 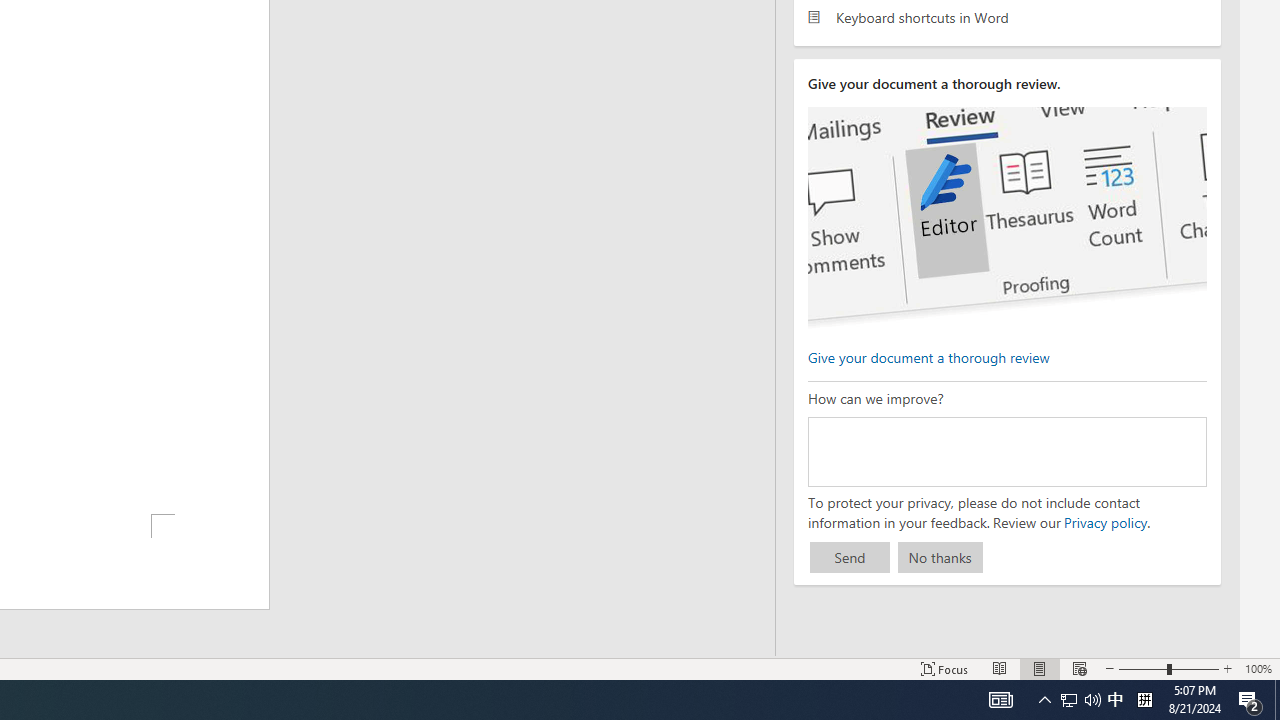 What do you see at coordinates (1040, 669) in the screenshot?
I see `'Print Layout'` at bounding box center [1040, 669].